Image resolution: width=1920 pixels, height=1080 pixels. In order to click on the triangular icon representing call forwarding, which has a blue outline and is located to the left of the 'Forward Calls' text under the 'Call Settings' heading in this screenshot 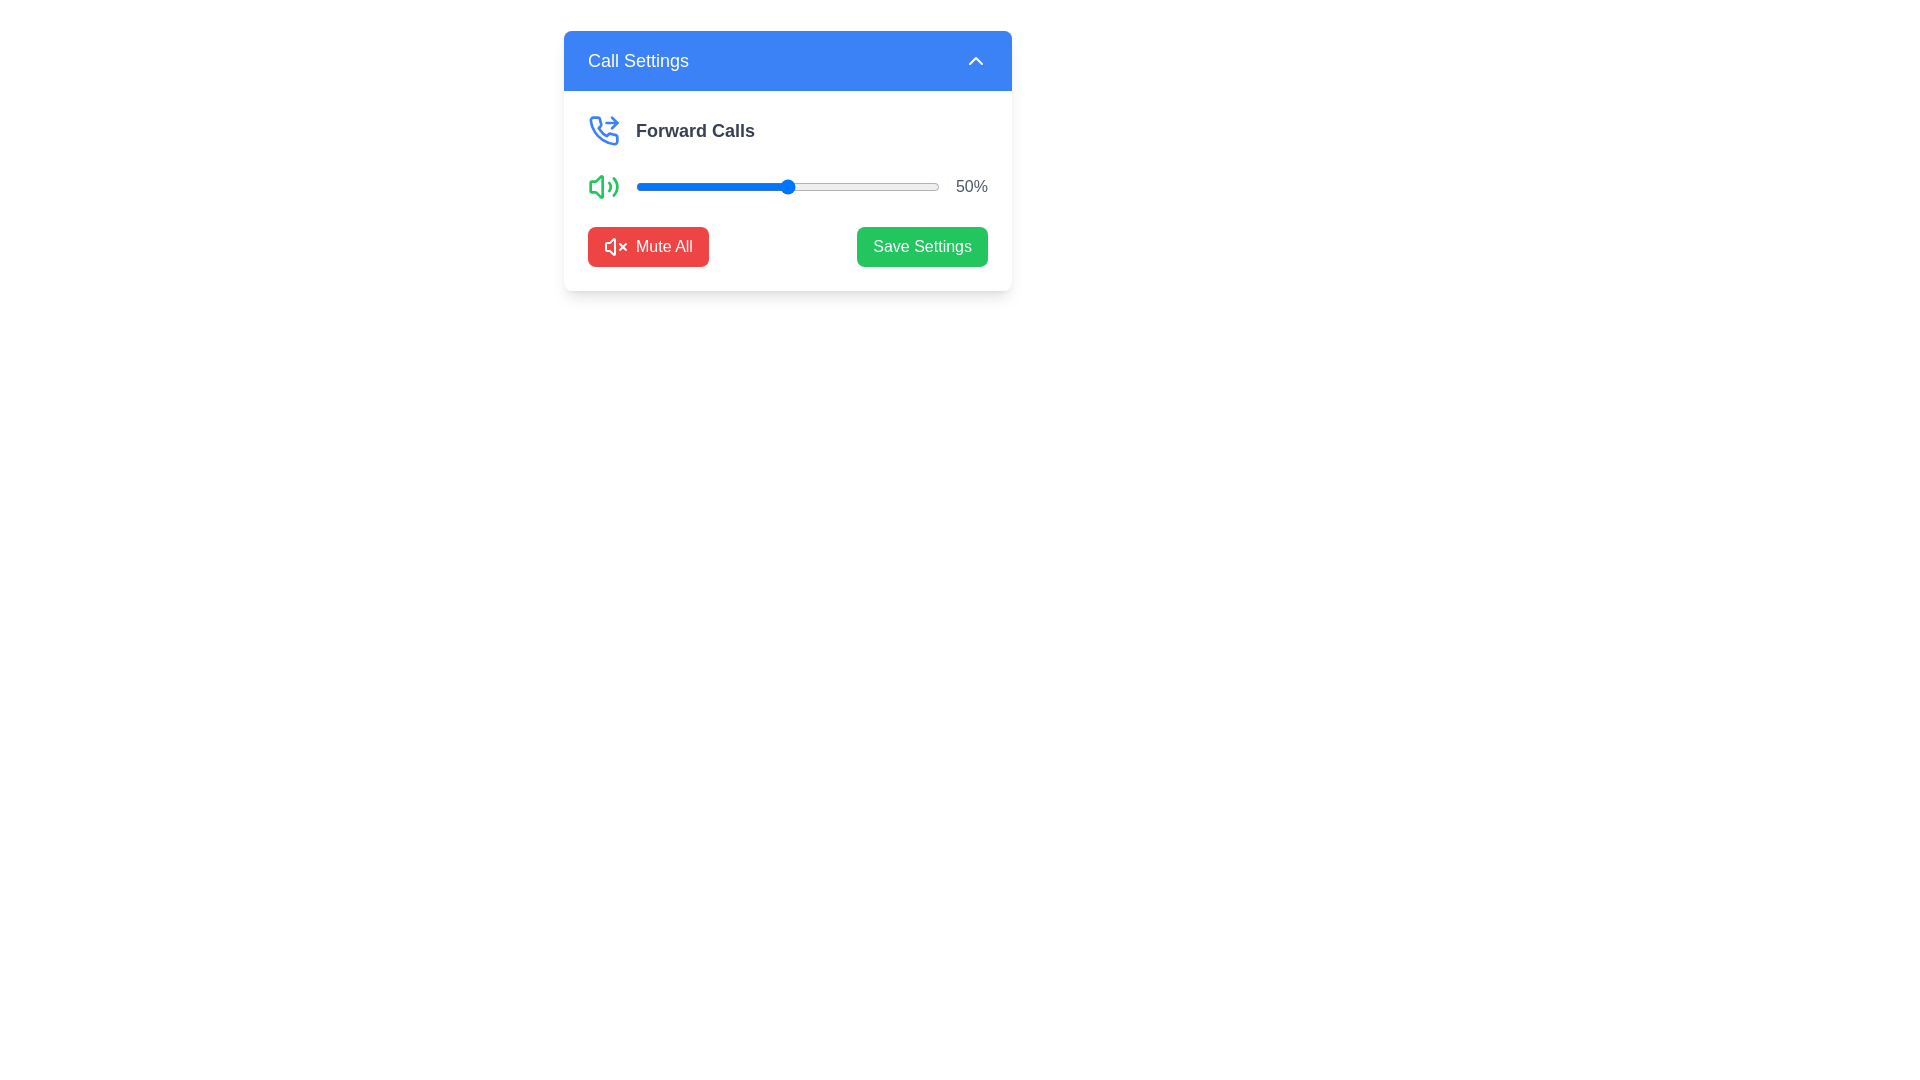, I will do `click(613, 123)`.